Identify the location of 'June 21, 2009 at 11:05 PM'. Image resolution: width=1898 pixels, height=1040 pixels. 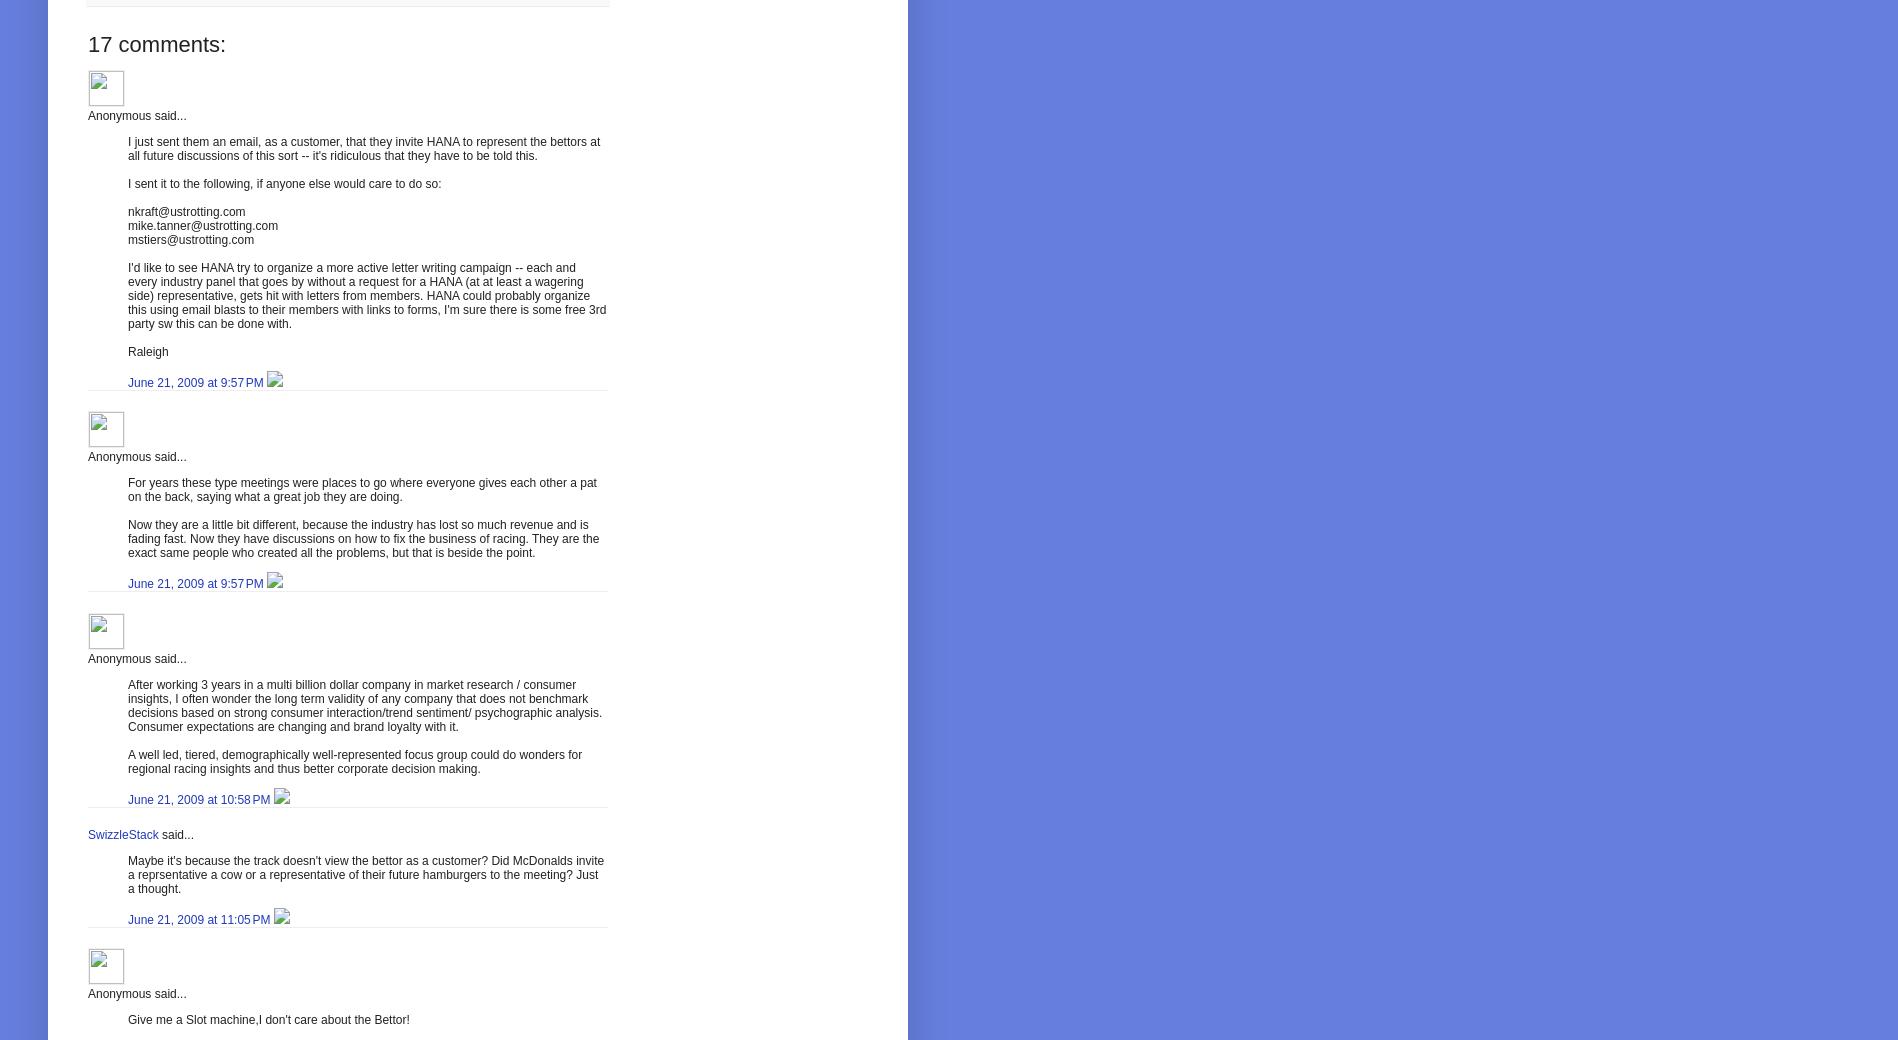
(127, 919).